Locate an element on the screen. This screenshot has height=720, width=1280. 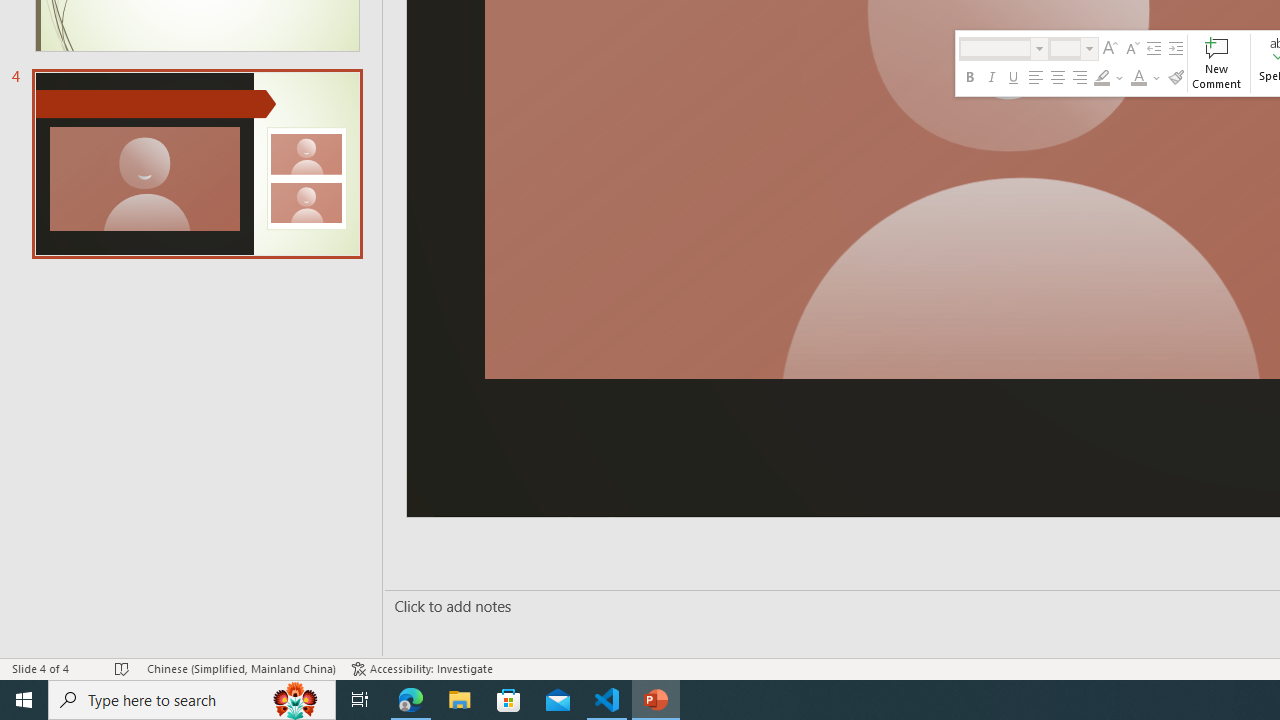
'Align Left' is located at coordinates (1036, 77).